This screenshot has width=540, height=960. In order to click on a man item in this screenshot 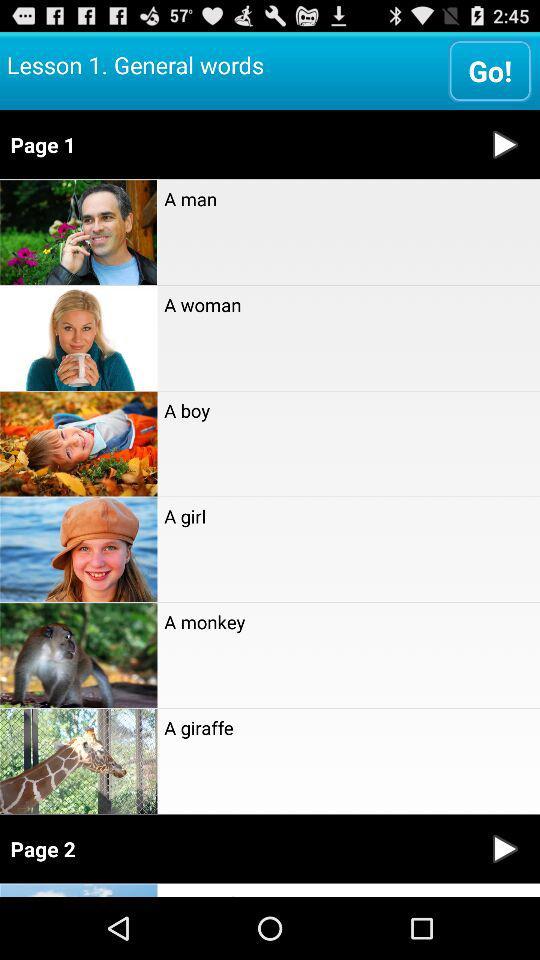, I will do `click(347, 199)`.